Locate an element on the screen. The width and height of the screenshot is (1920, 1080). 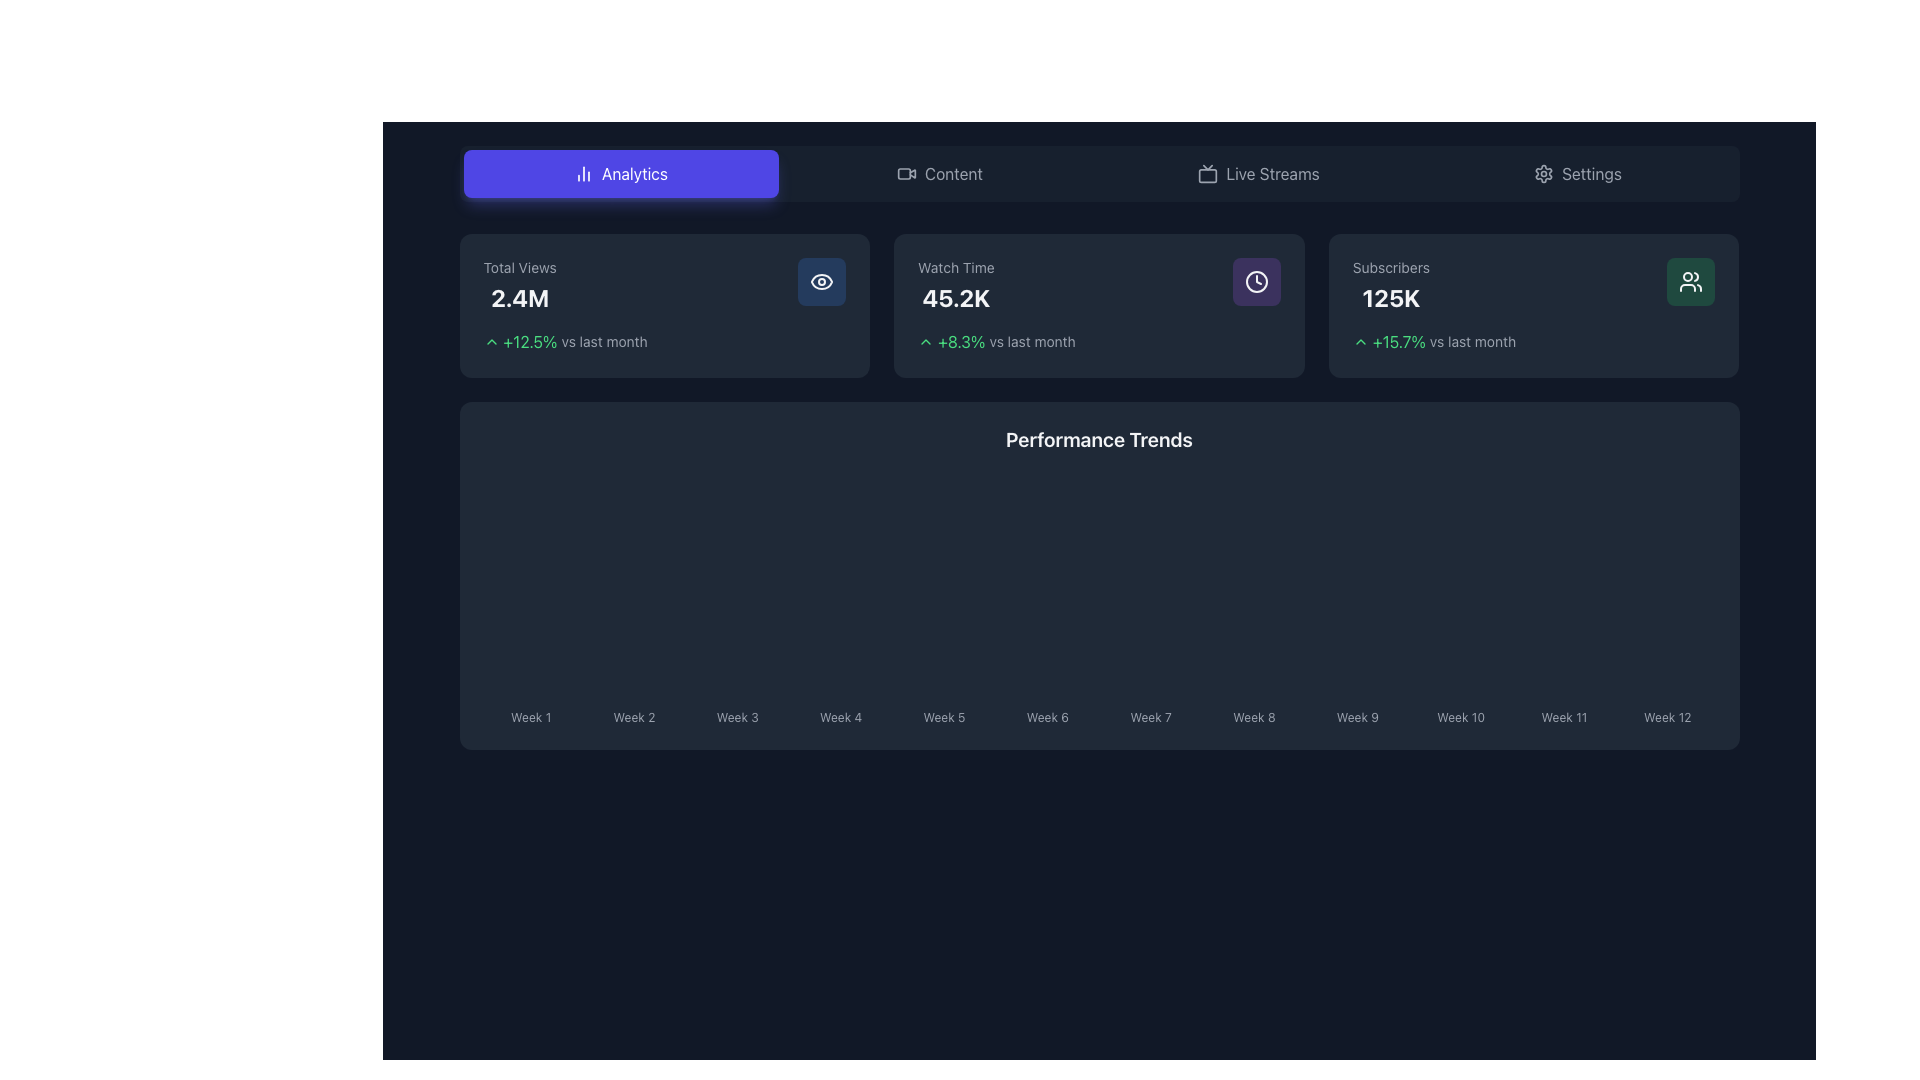
the television icon in the navigation bar, which is part of the 'Live Streams' button, located between the 'Content' and 'Settings' buttons is located at coordinates (1207, 172).